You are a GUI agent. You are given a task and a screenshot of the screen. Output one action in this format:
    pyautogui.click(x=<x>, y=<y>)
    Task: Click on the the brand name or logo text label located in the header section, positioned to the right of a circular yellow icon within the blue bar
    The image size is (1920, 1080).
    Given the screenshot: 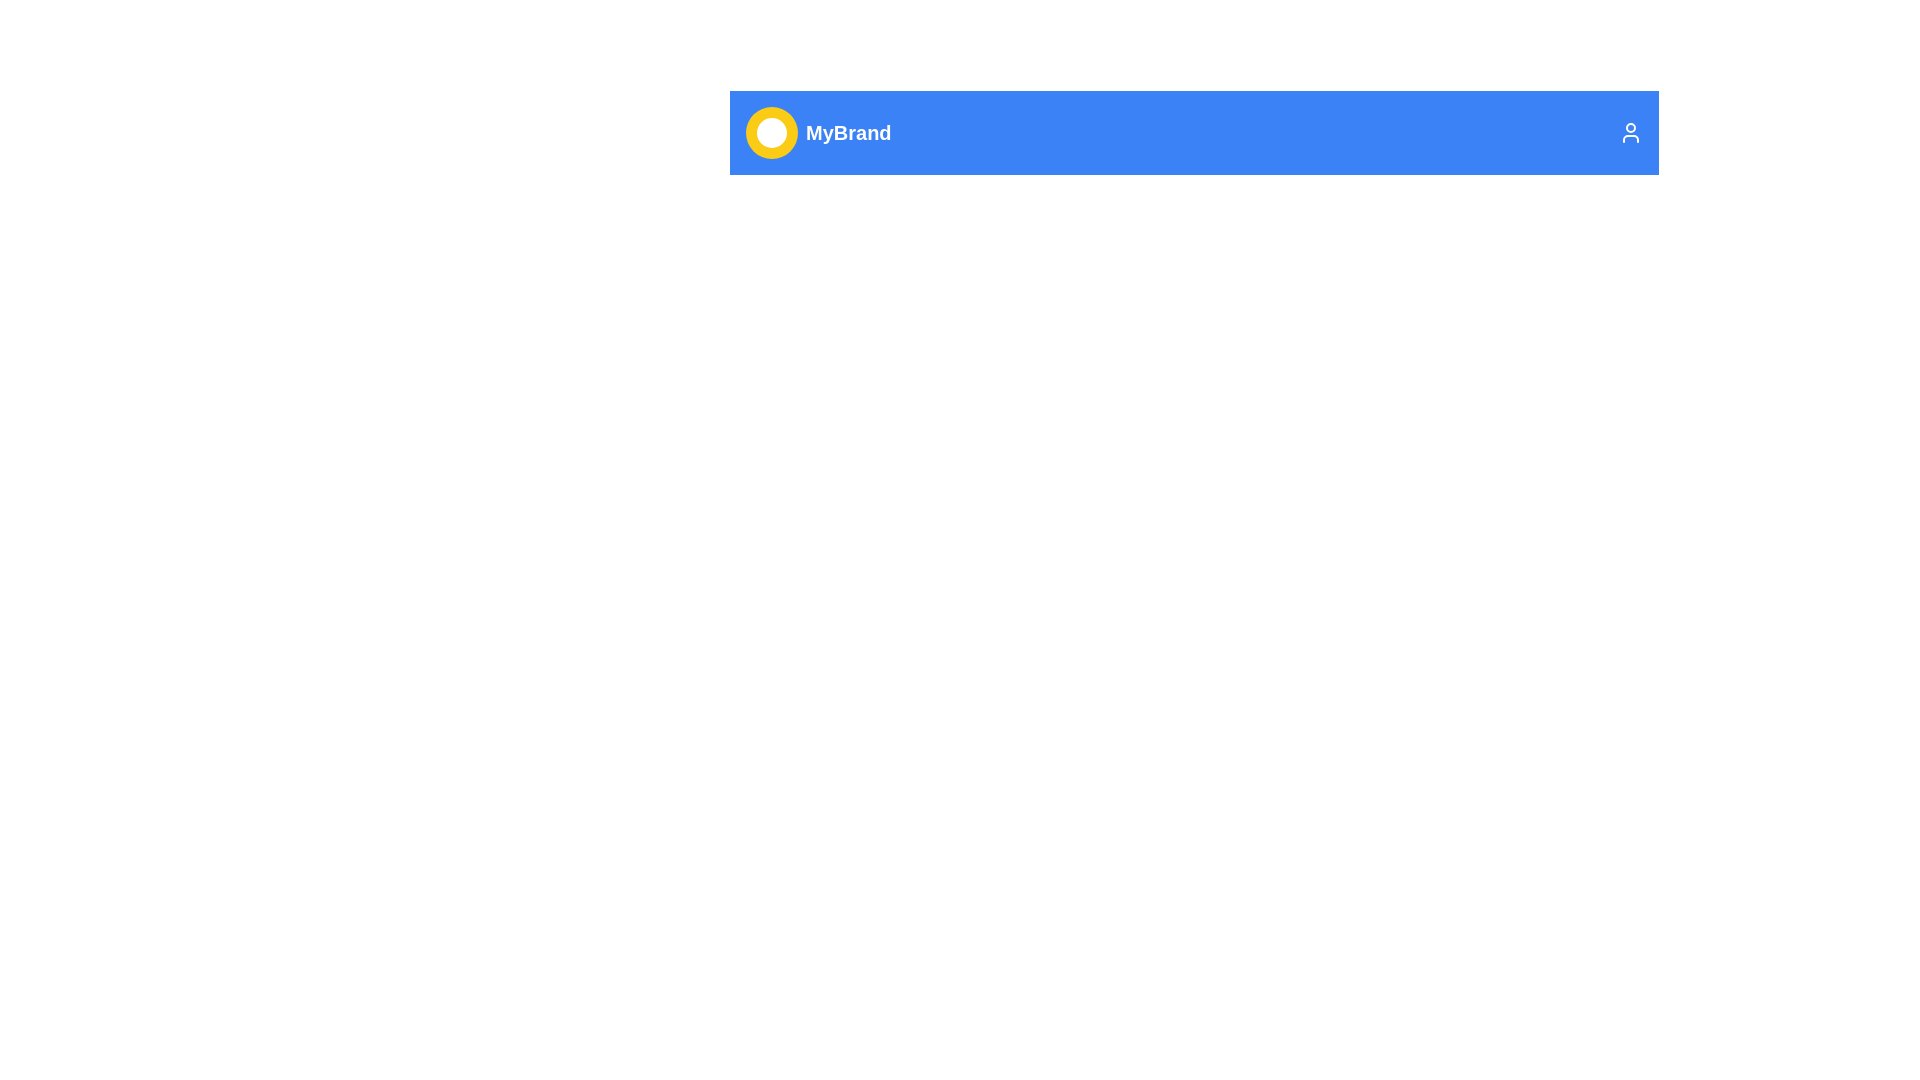 What is the action you would take?
    pyautogui.click(x=848, y=132)
    